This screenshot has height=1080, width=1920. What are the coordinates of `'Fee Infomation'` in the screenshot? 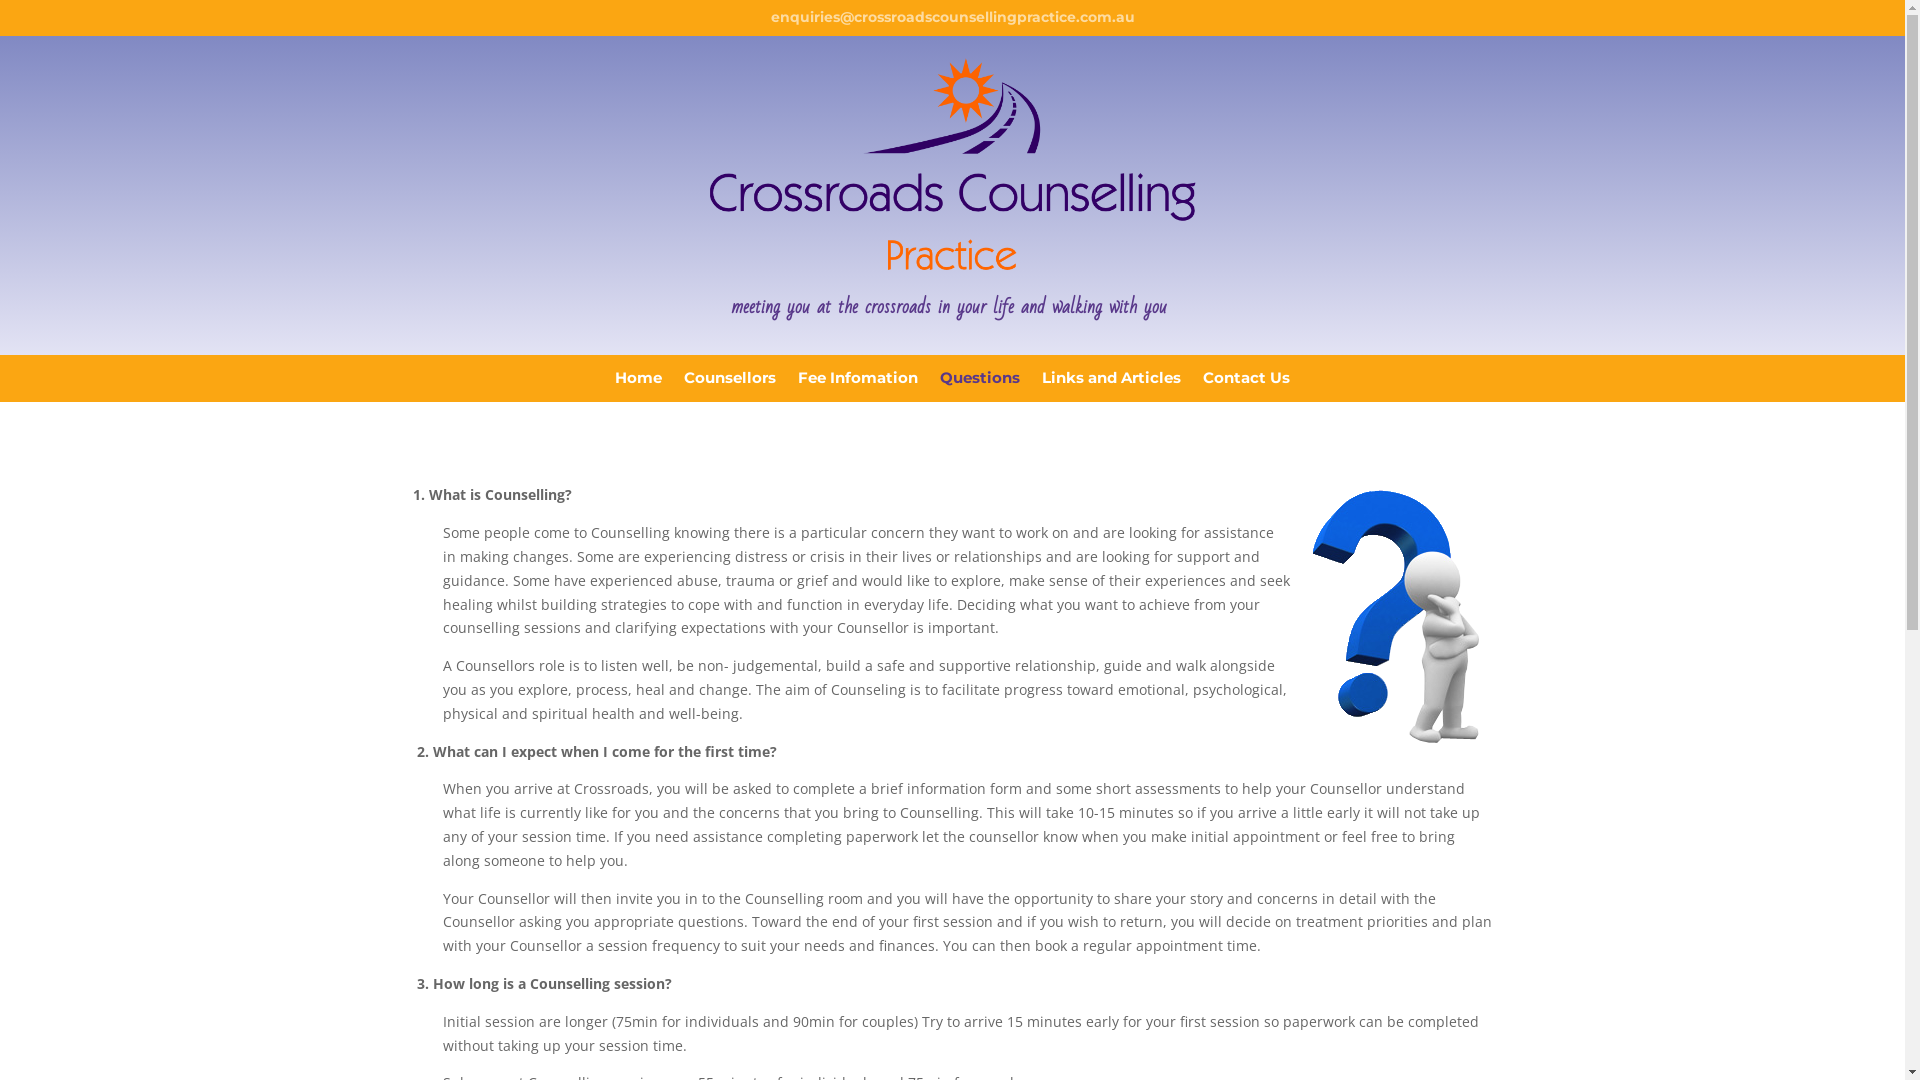 It's located at (858, 381).